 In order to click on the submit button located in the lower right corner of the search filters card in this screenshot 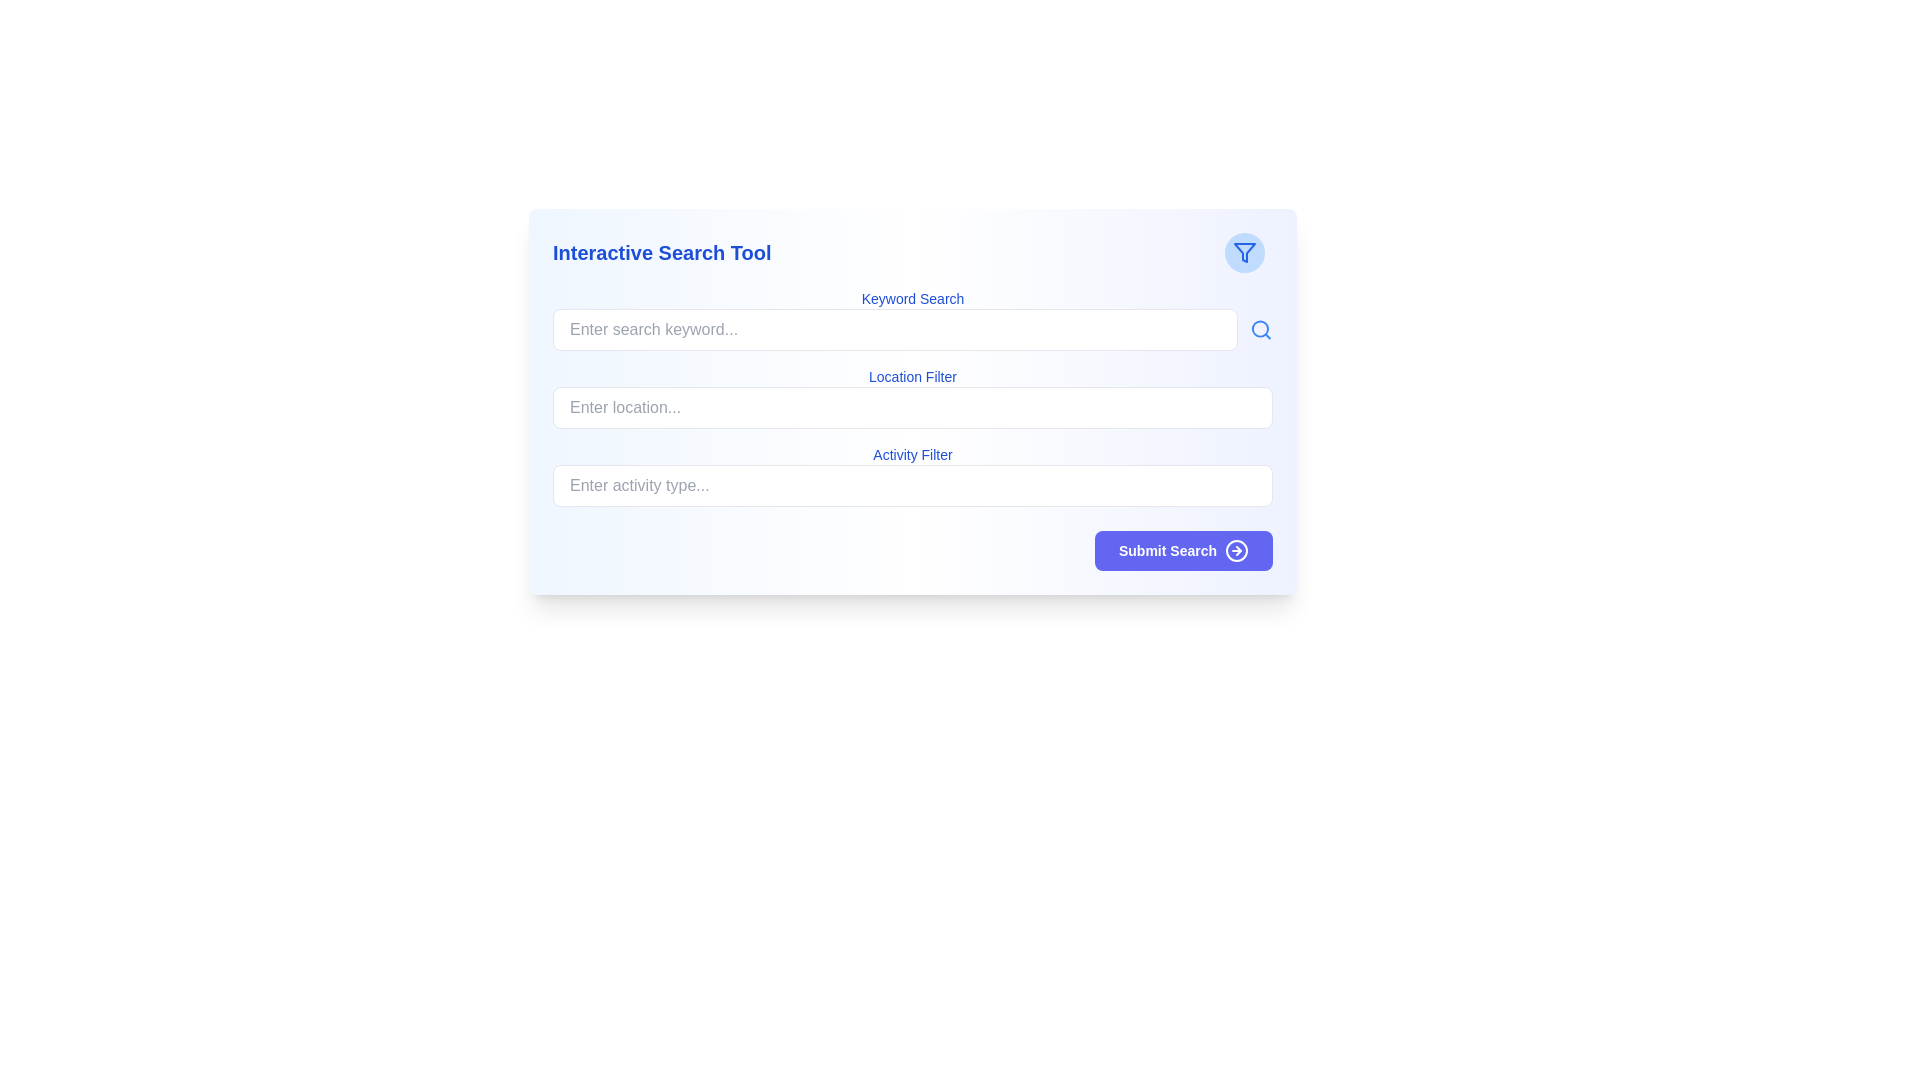, I will do `click(1184, 551)`.